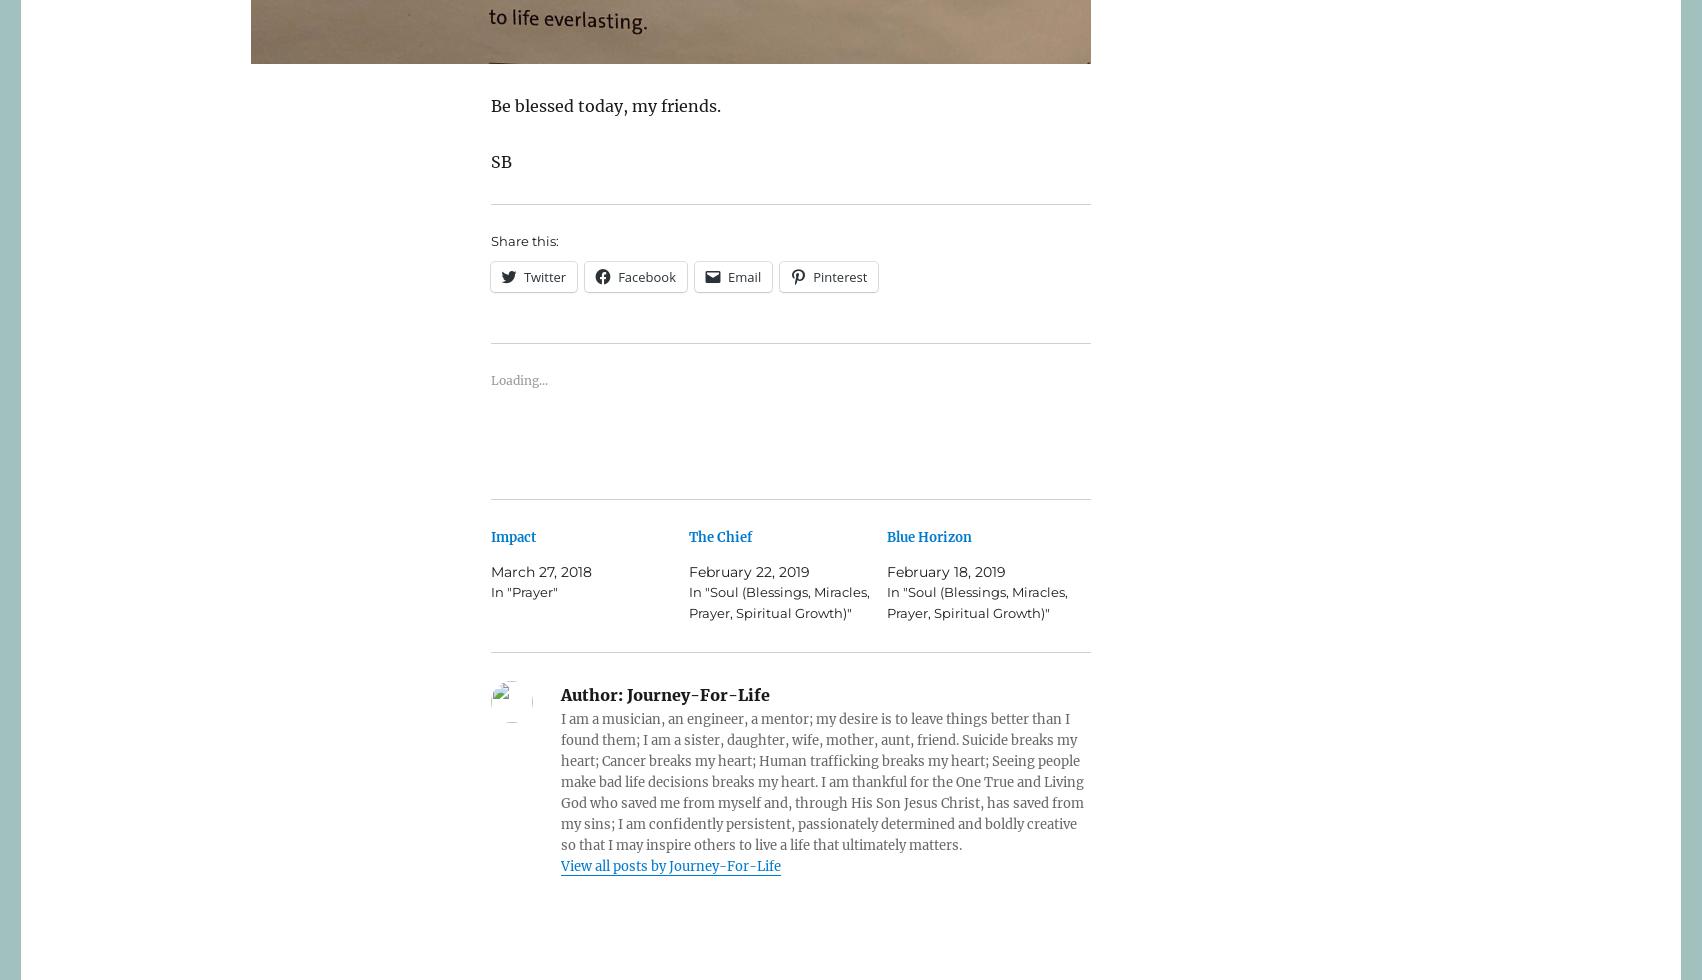 This screenshot has width=1702, height=980. I want to click on 'View all posts by Journey-For-Life', so click(559, 866).